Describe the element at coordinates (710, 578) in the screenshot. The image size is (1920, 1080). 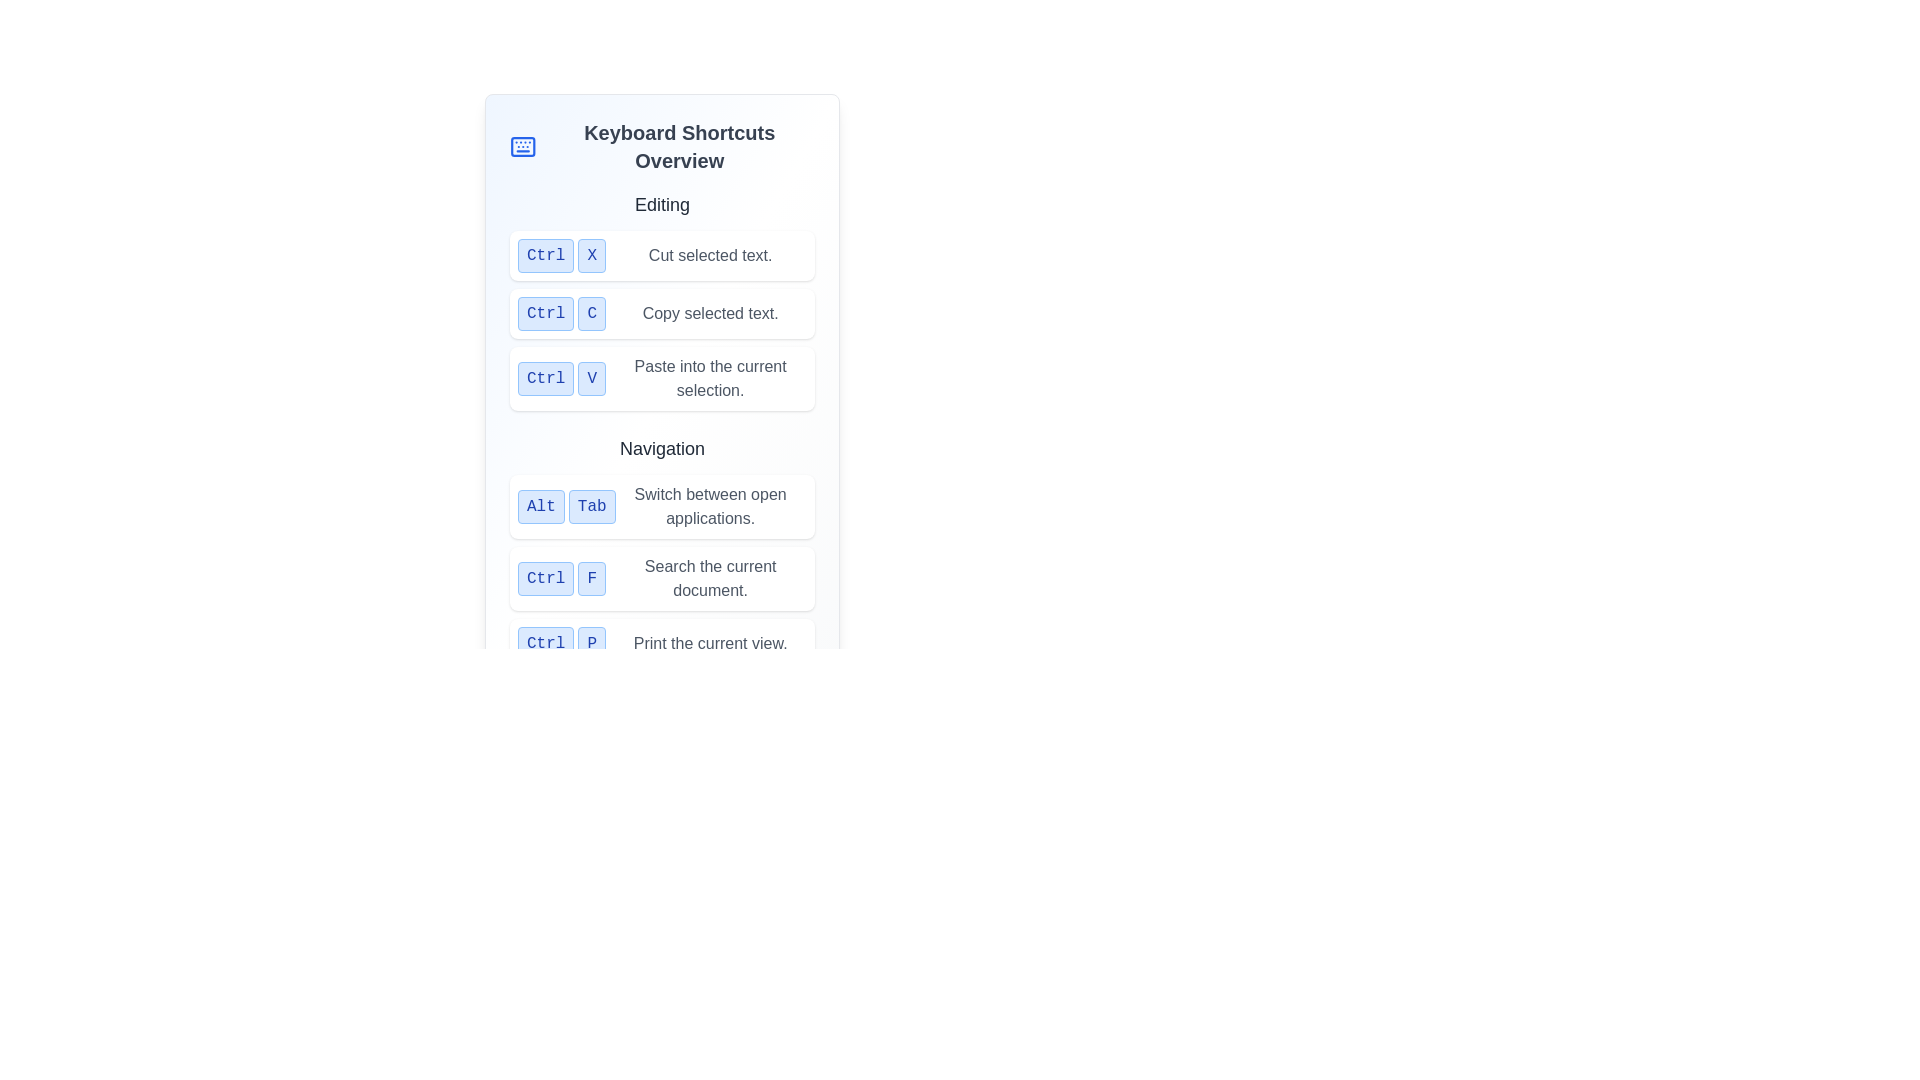
I see `the static text element that reads 'Search the current document.' which is positioned in the second column of the grid layout, next to the control key indication 'Ctrl F'` at that location.